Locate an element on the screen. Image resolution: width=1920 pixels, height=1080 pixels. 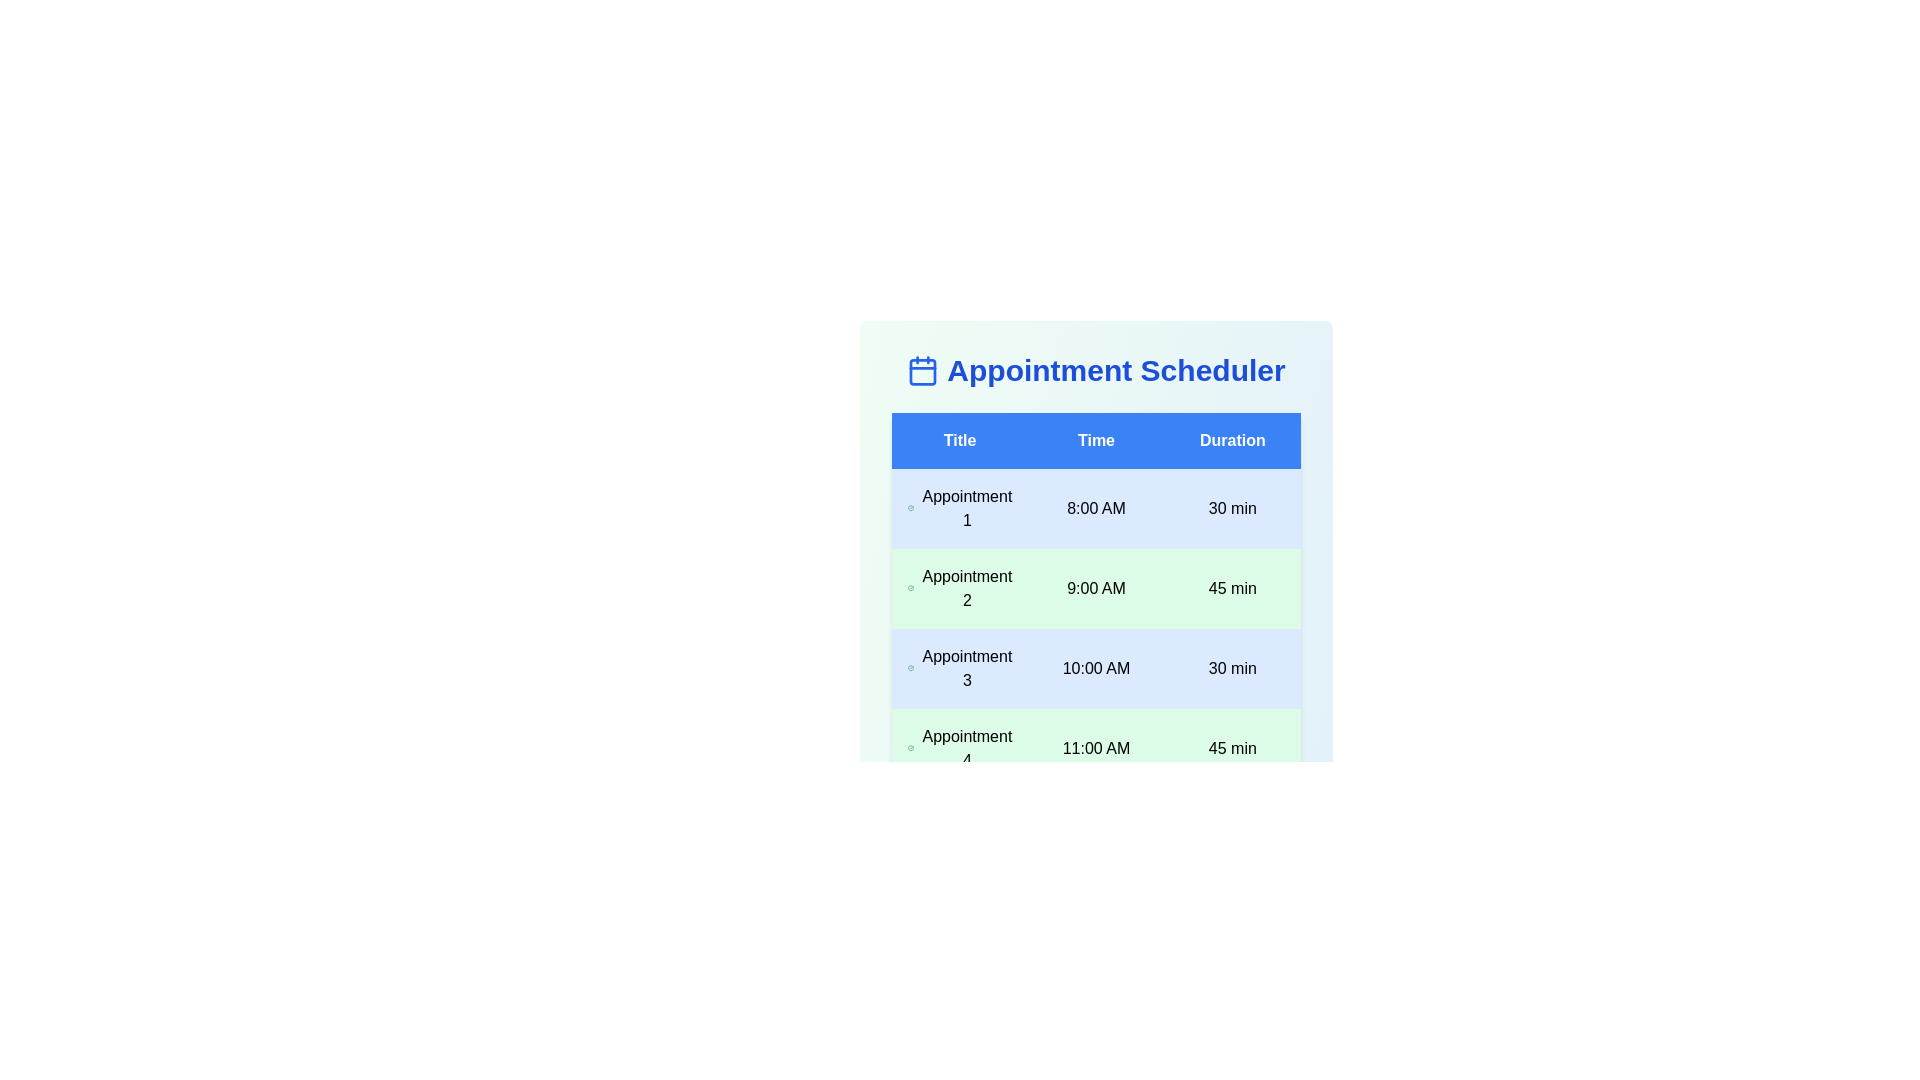
the row corresponding to Appointment 3 to select it is located at coordinates (1095, 668).